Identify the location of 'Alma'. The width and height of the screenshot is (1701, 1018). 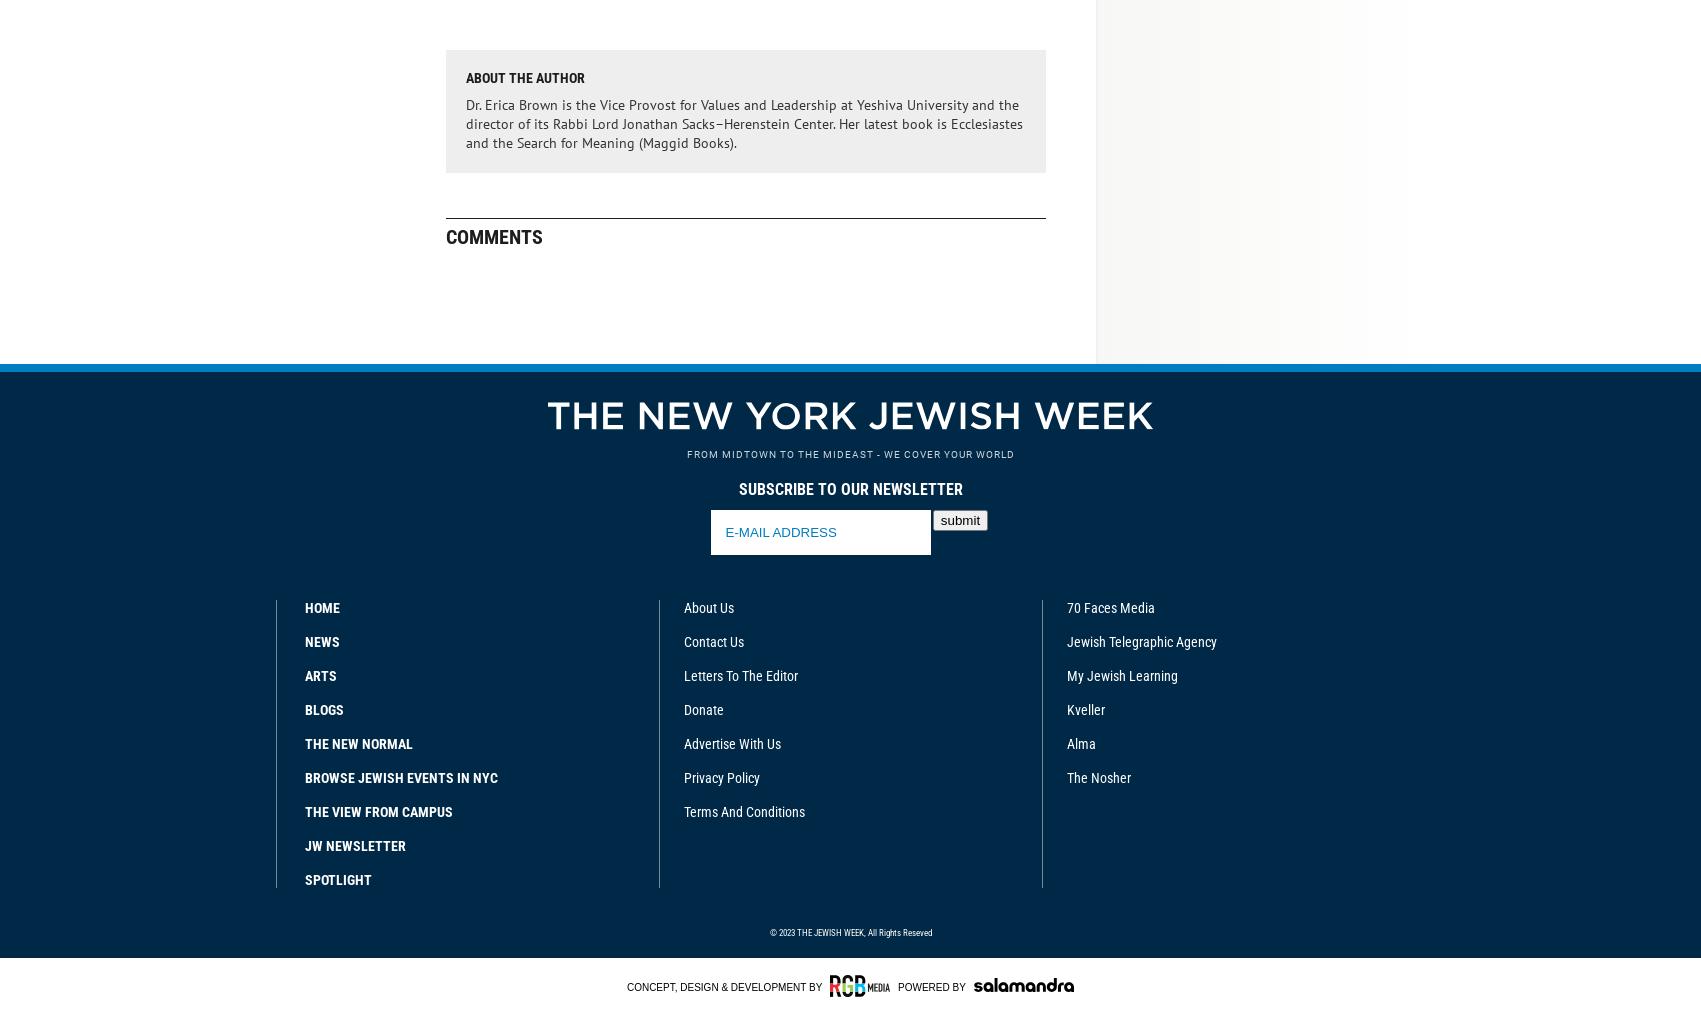
(1067, 742).